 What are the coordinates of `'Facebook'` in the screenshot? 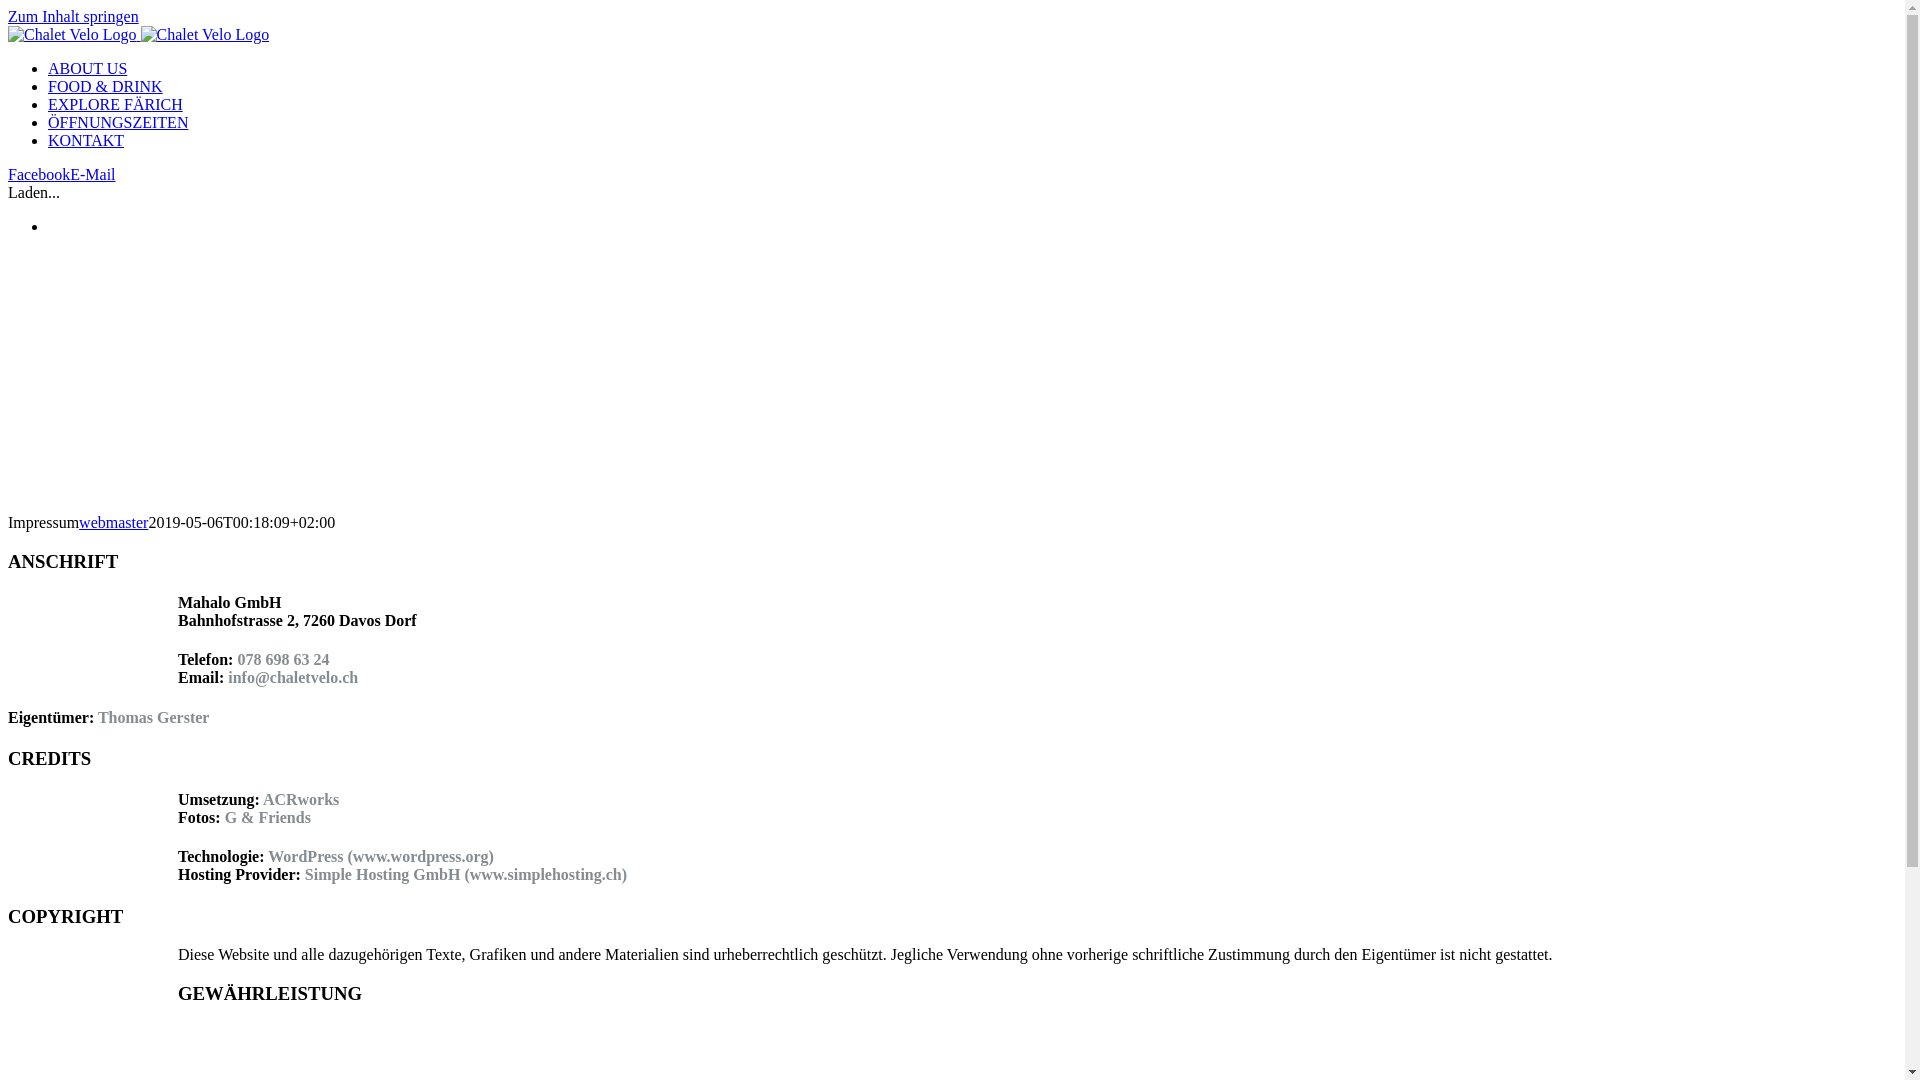 It's located at (8, 173).